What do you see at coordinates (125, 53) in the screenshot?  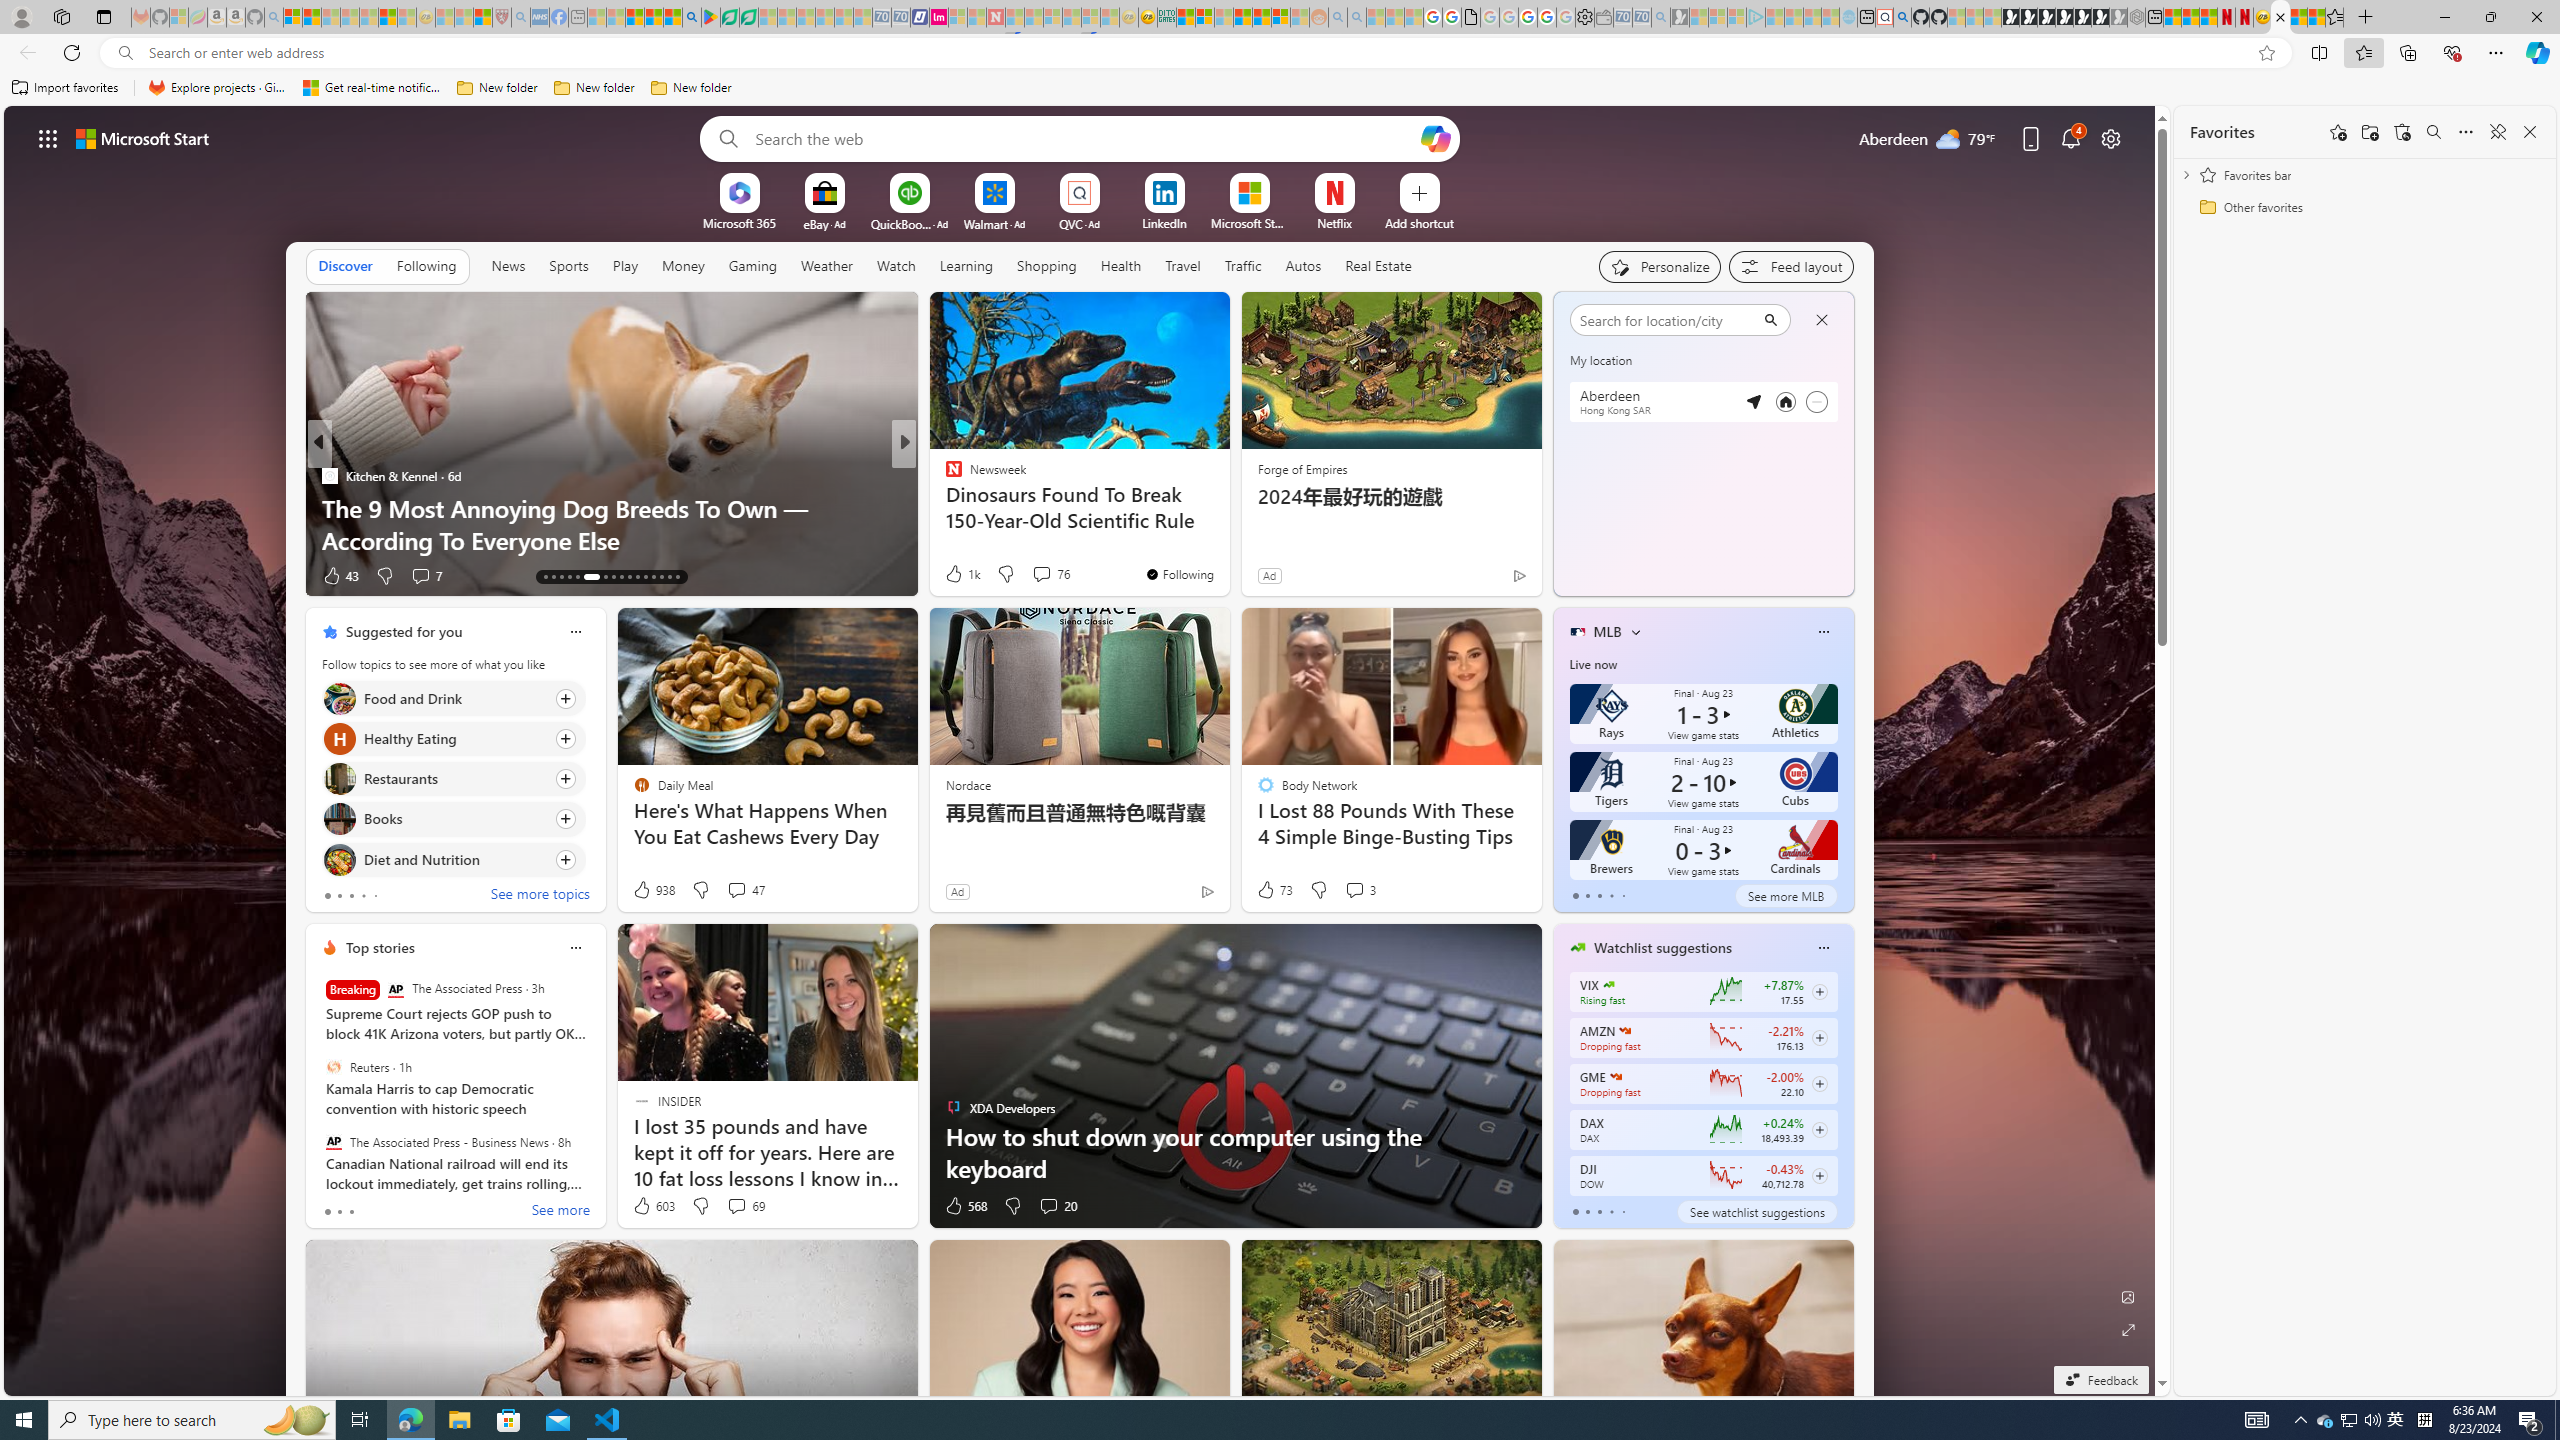 I see `'Search icon'` at bounding box center [125, 53].